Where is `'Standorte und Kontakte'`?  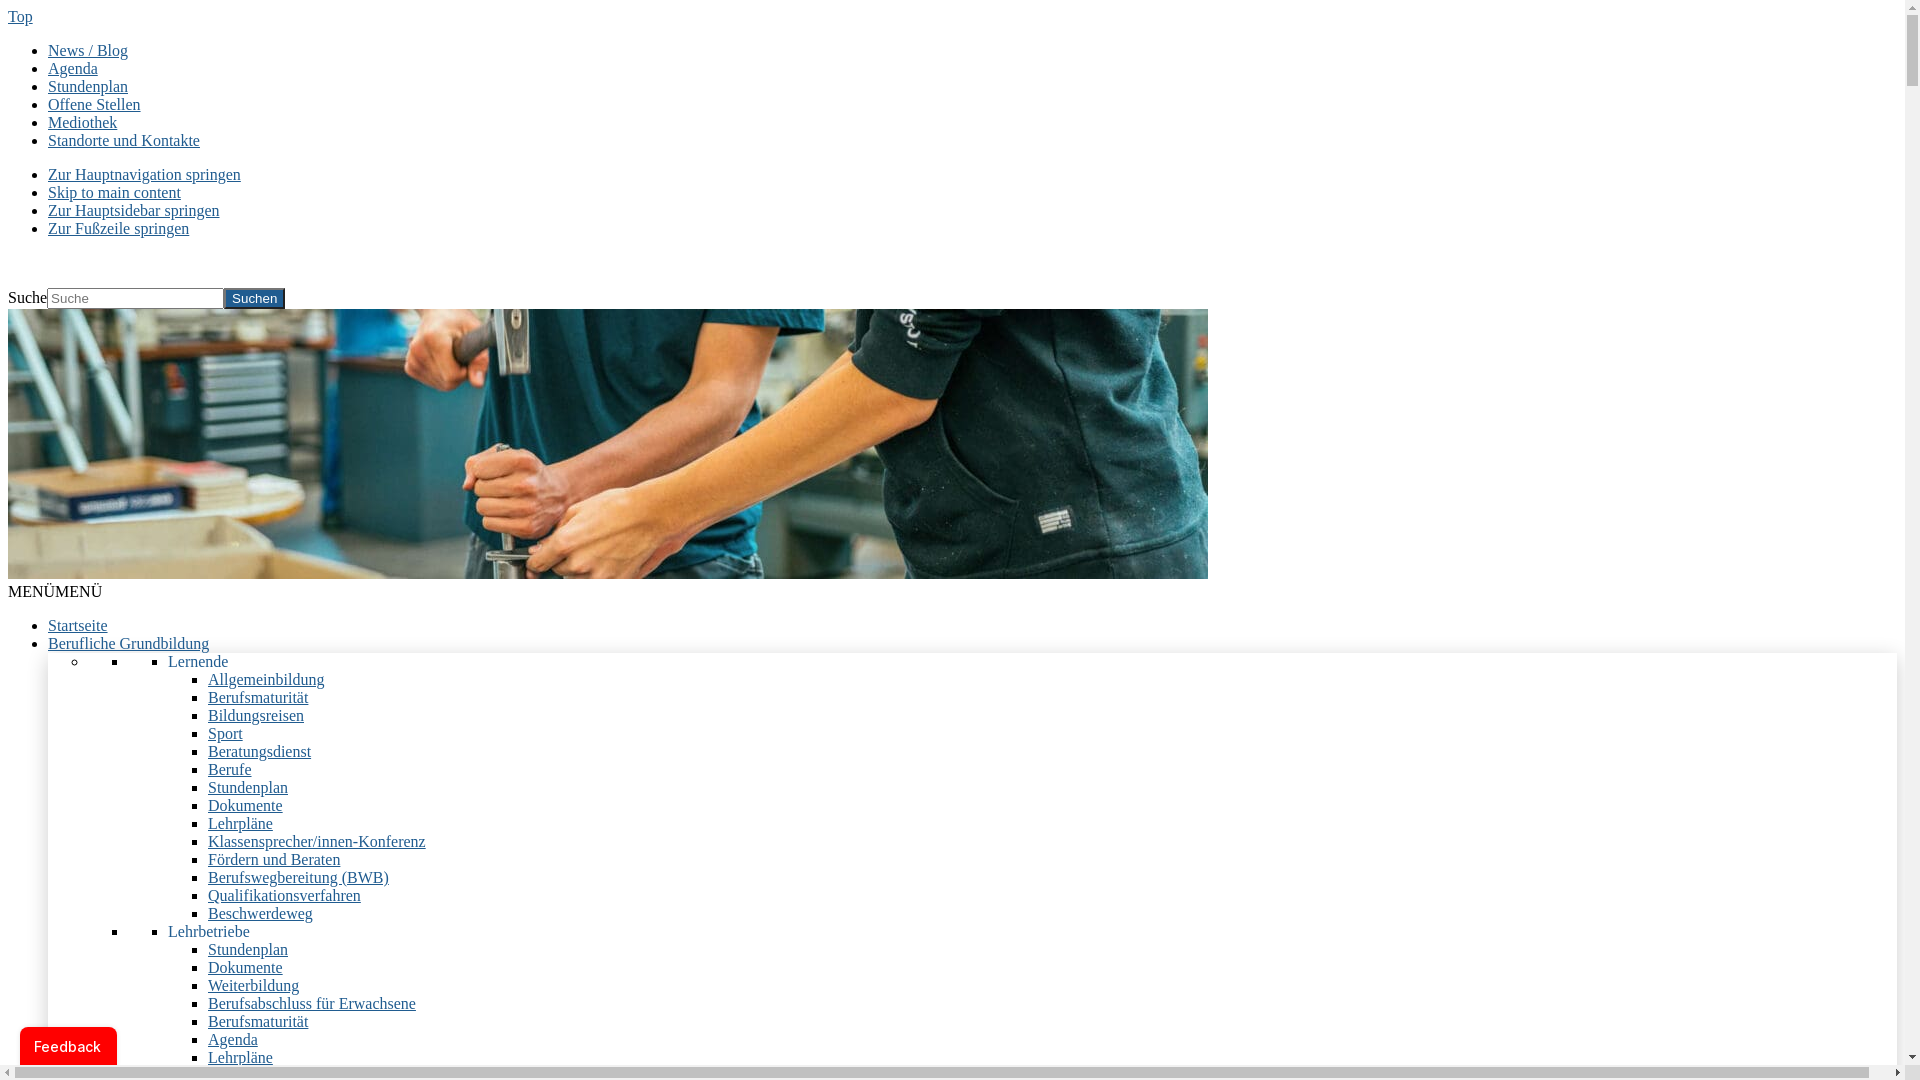 'Standorte und Kontakte' is located at coordinates (123, 139).